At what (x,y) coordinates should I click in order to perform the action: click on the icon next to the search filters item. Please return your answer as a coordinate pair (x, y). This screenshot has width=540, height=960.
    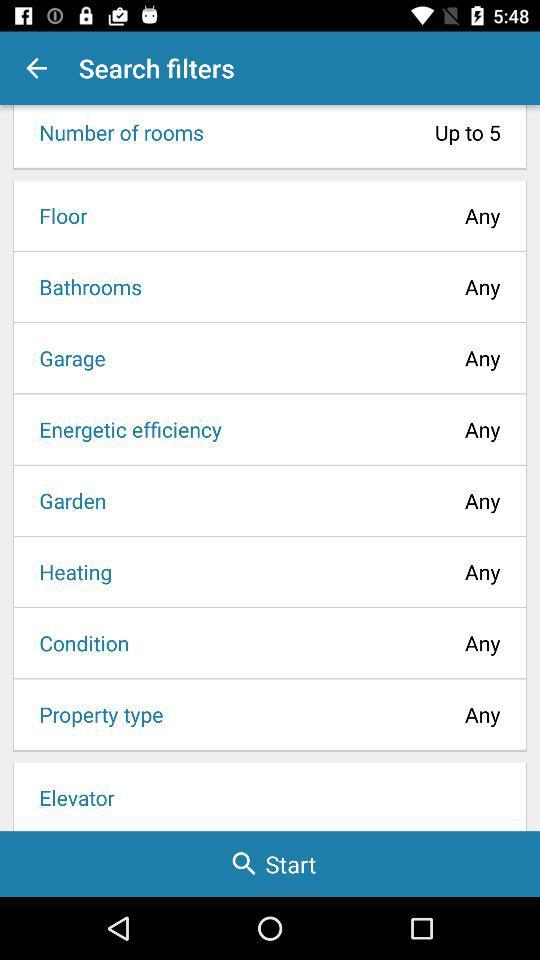
    Looking at the image, I should click on (36, 68).